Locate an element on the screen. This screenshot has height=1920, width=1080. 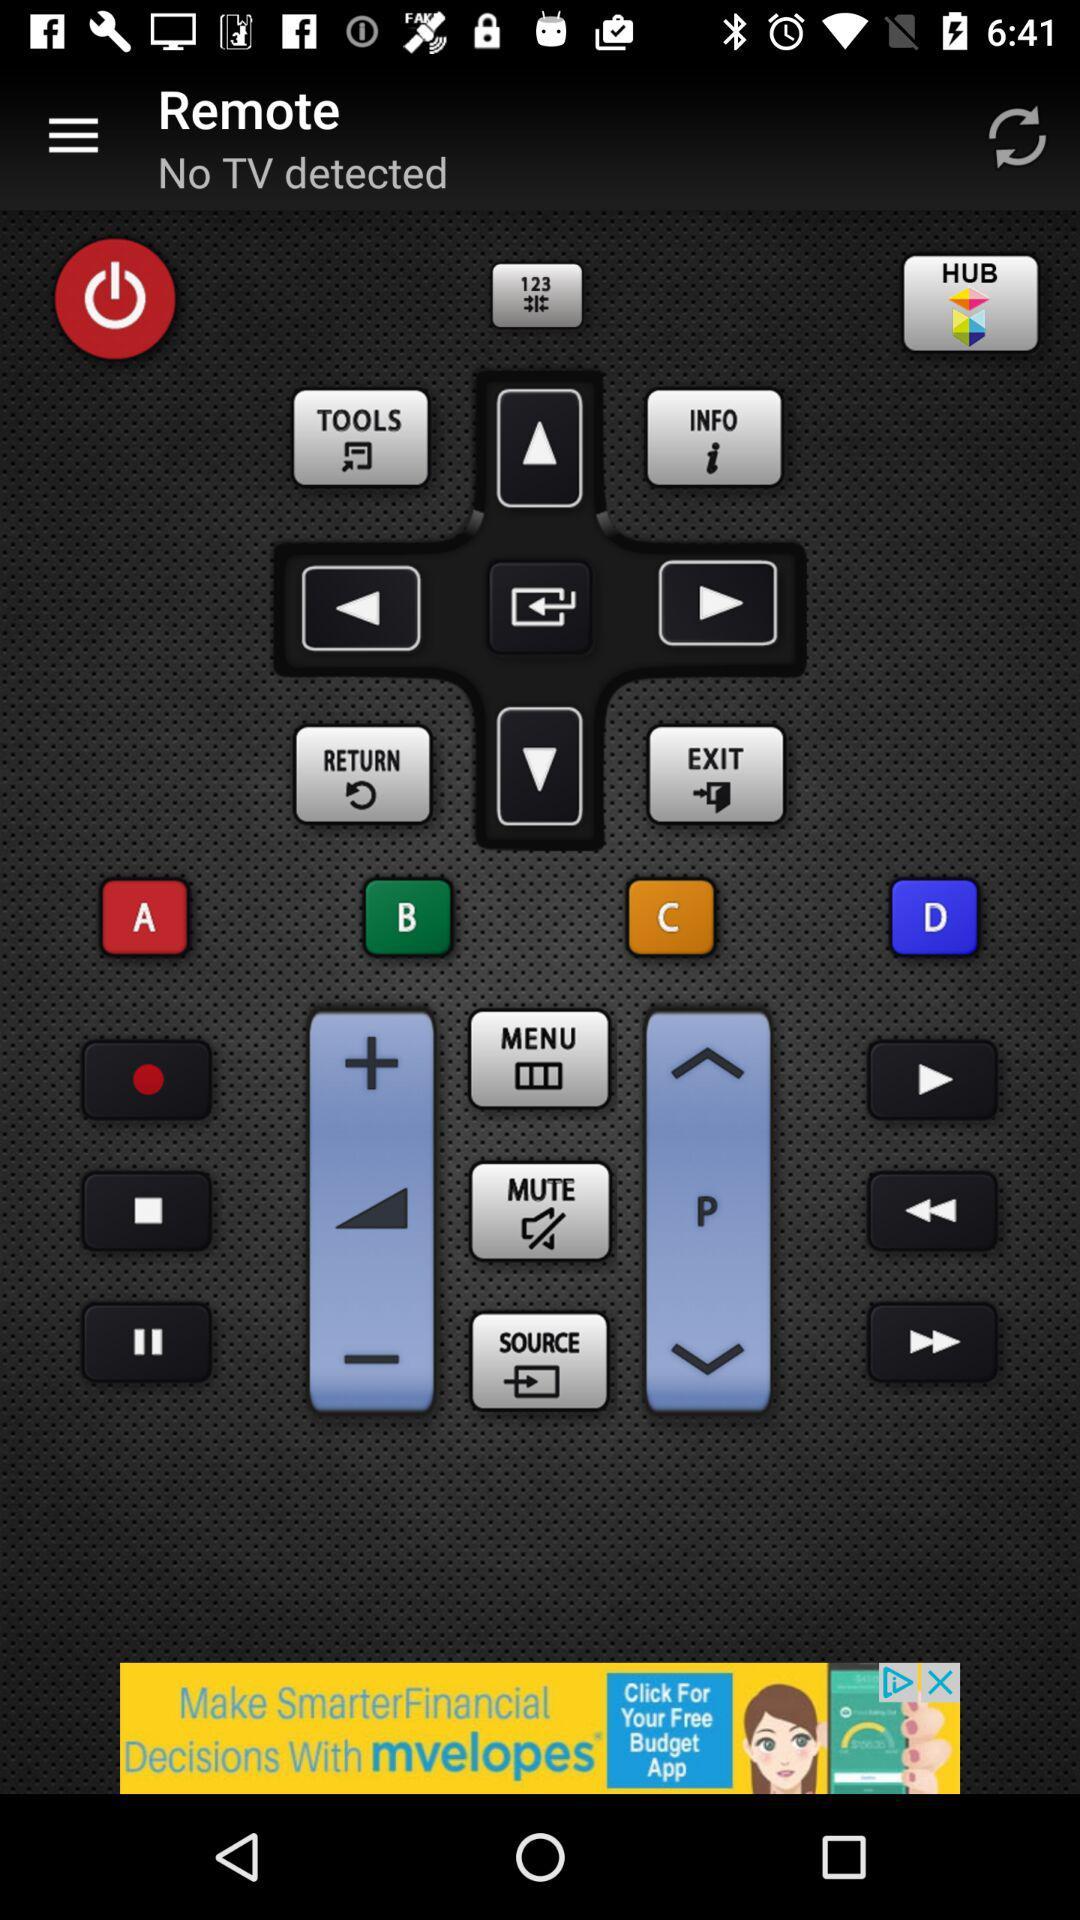
refresh remote options is located at coordinates (1017, 135).